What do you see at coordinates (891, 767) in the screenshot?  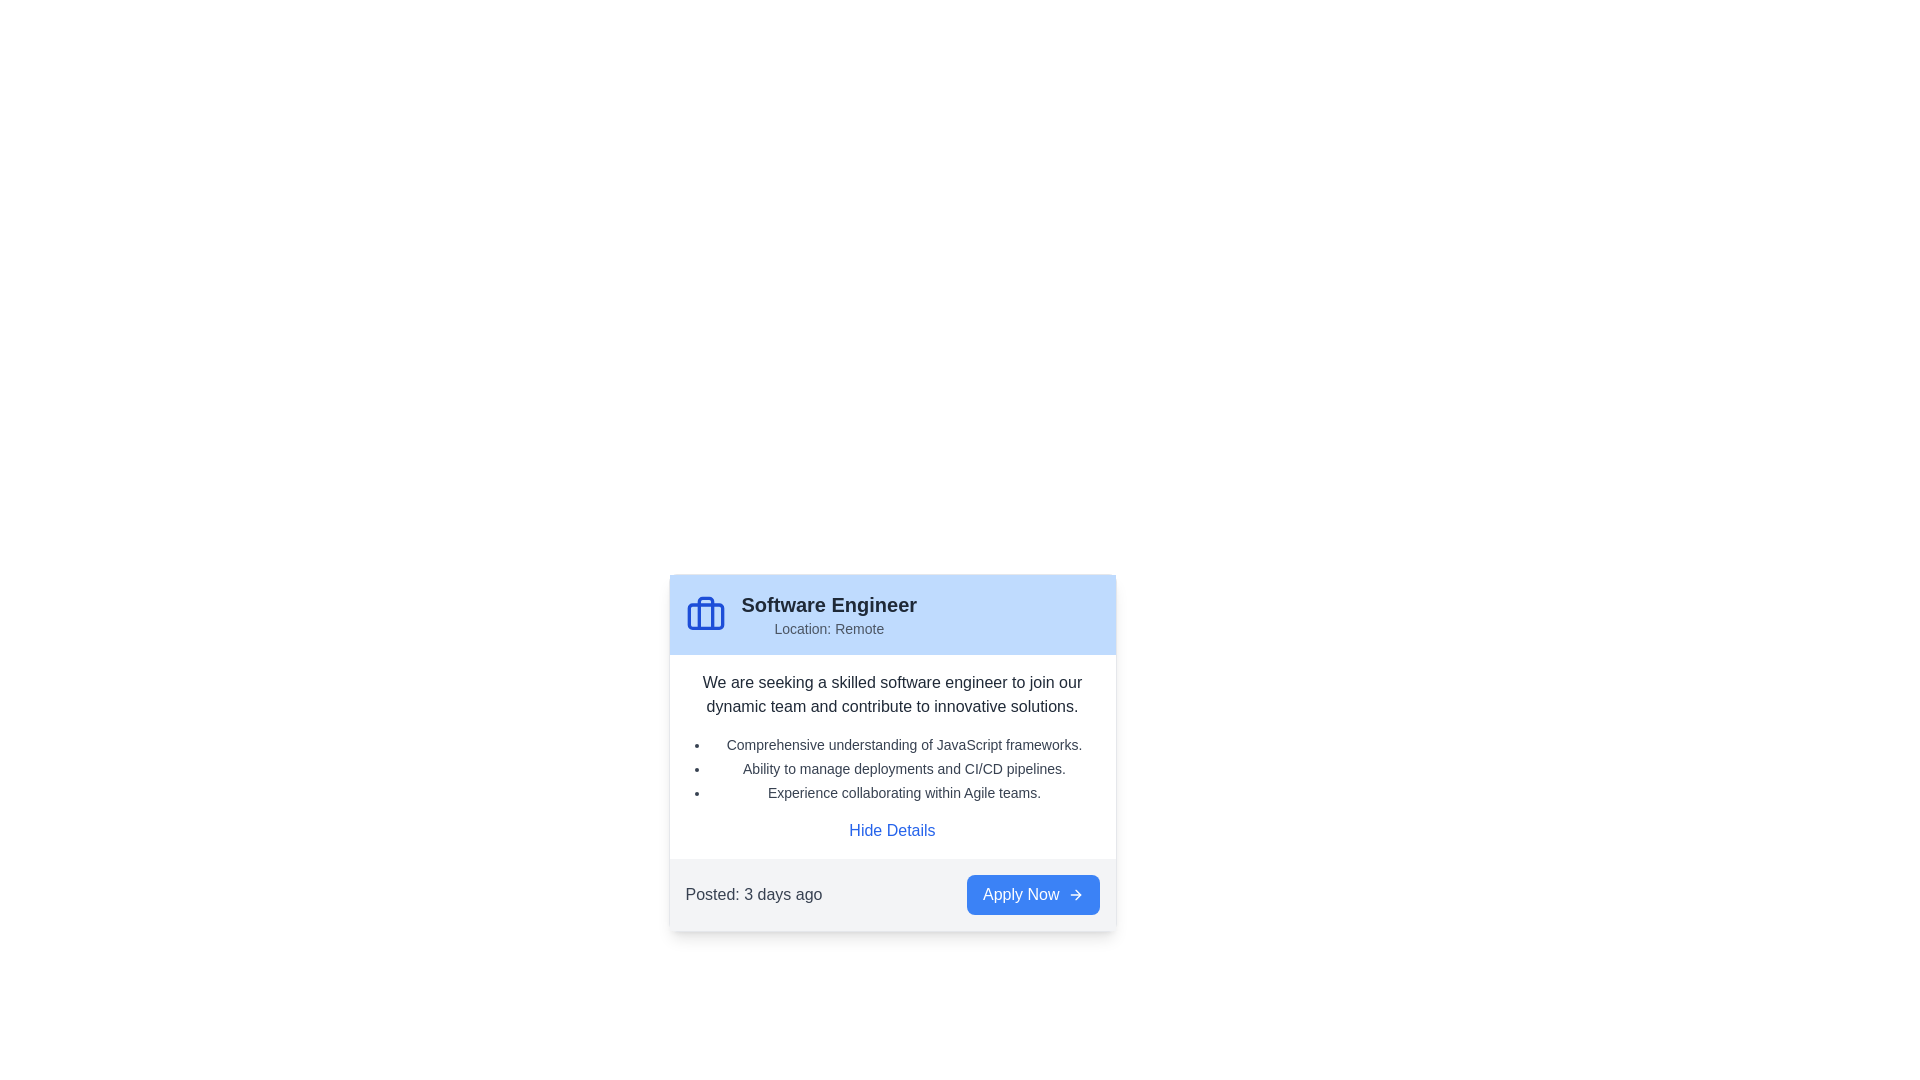 I see `text from the vertically listed series of bullet points in the card interface section, which describes technical skills and experience` at bounding box center [891, 767].